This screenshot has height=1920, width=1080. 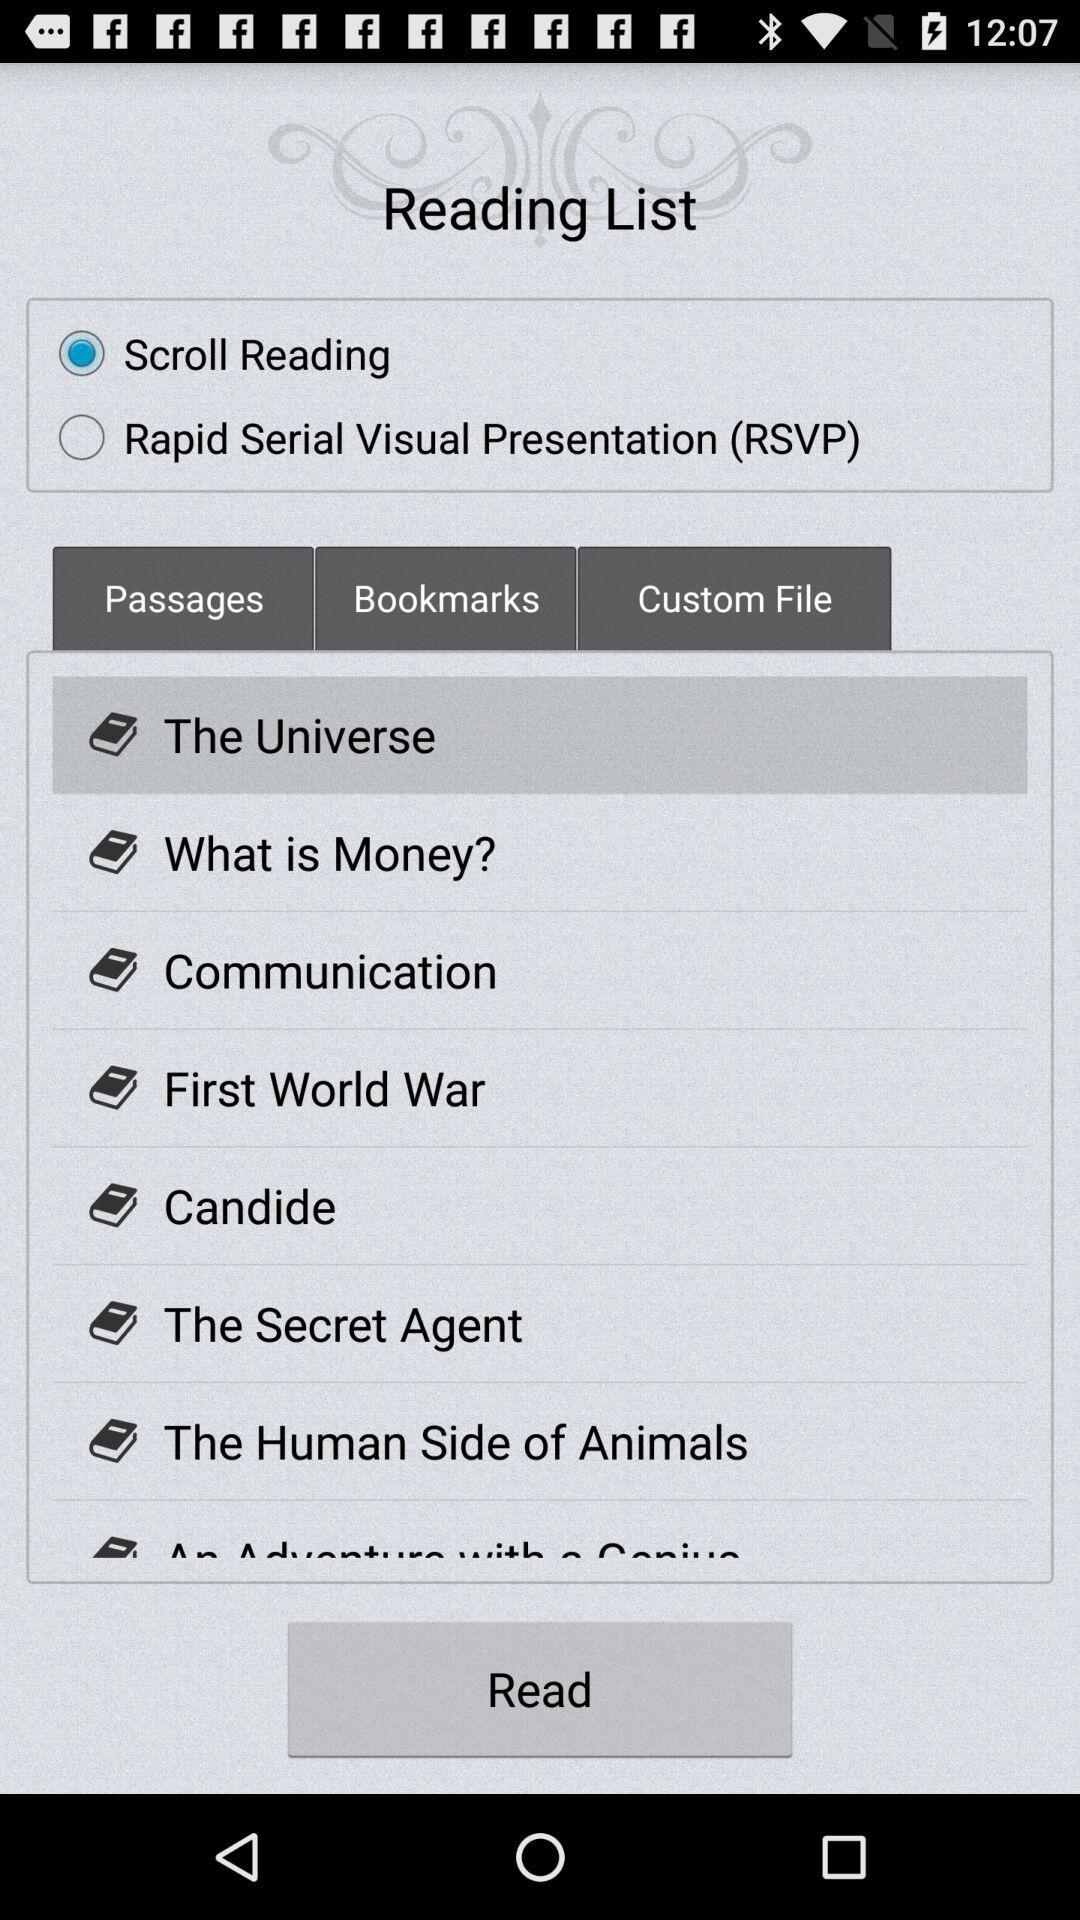 What do you see at coordinates (329, 970) in the screenshot?
I see `the communication item` at bounding box center [329, 970].